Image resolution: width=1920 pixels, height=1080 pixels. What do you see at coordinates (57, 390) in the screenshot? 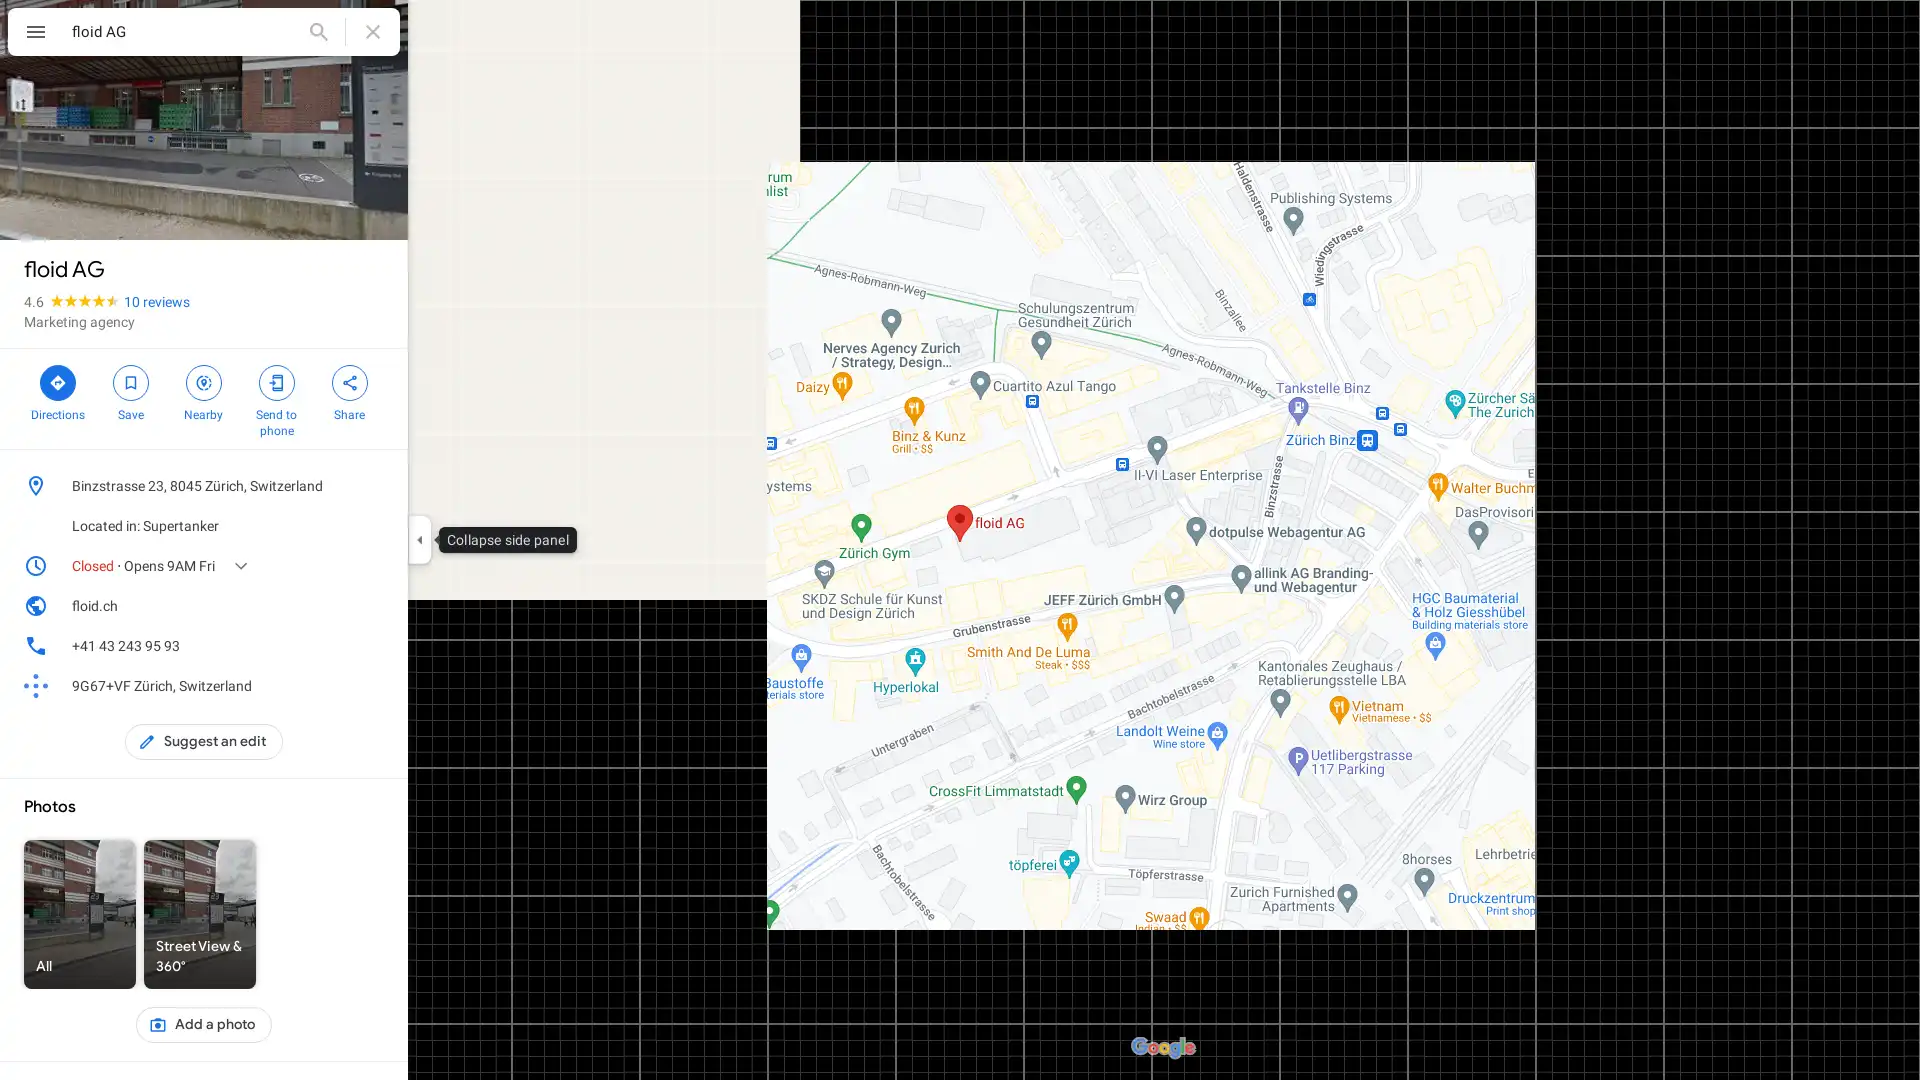
I see `Directions to floid AG` at bounding box center [57, 390].